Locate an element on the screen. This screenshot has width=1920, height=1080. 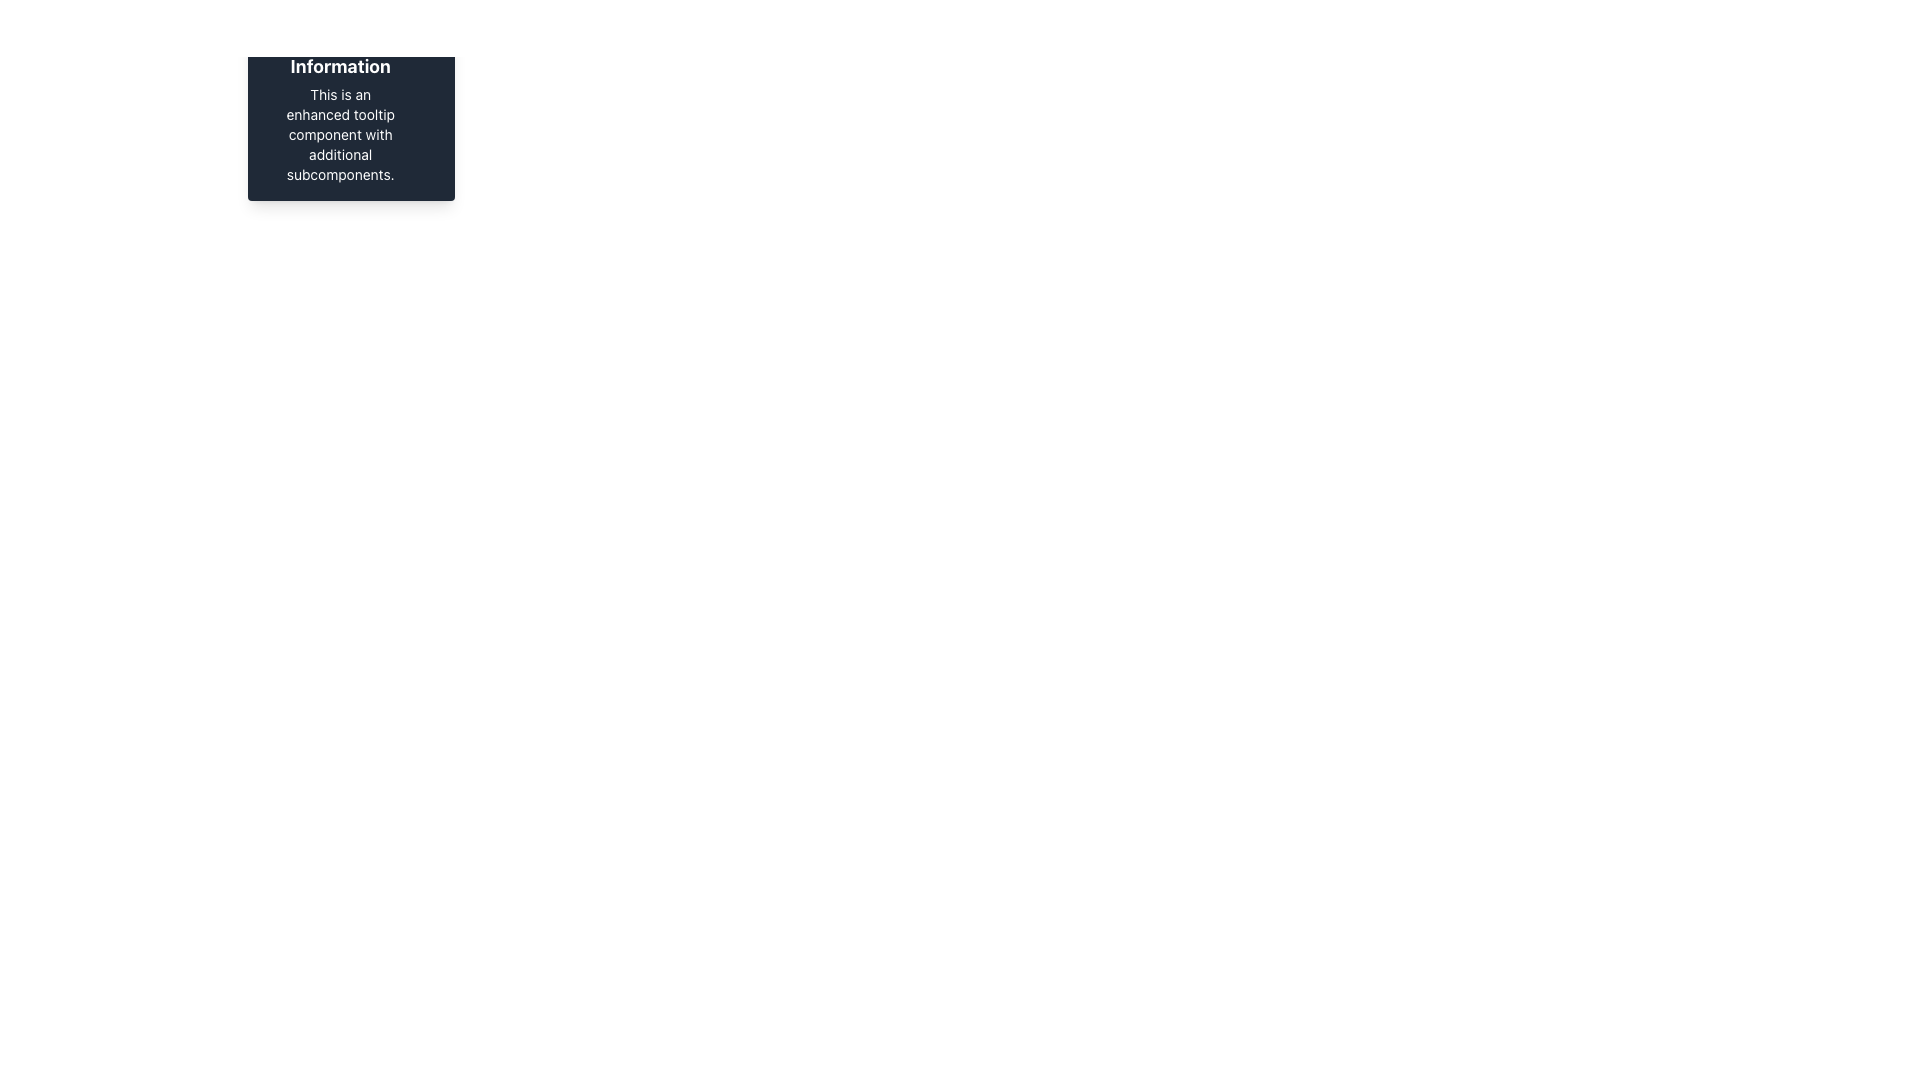
the label displaying 'Tooltip Information', which is bold and large-font styled in white against a dark background, located at the top of the tooltip component is located at coordinates (340, 52).